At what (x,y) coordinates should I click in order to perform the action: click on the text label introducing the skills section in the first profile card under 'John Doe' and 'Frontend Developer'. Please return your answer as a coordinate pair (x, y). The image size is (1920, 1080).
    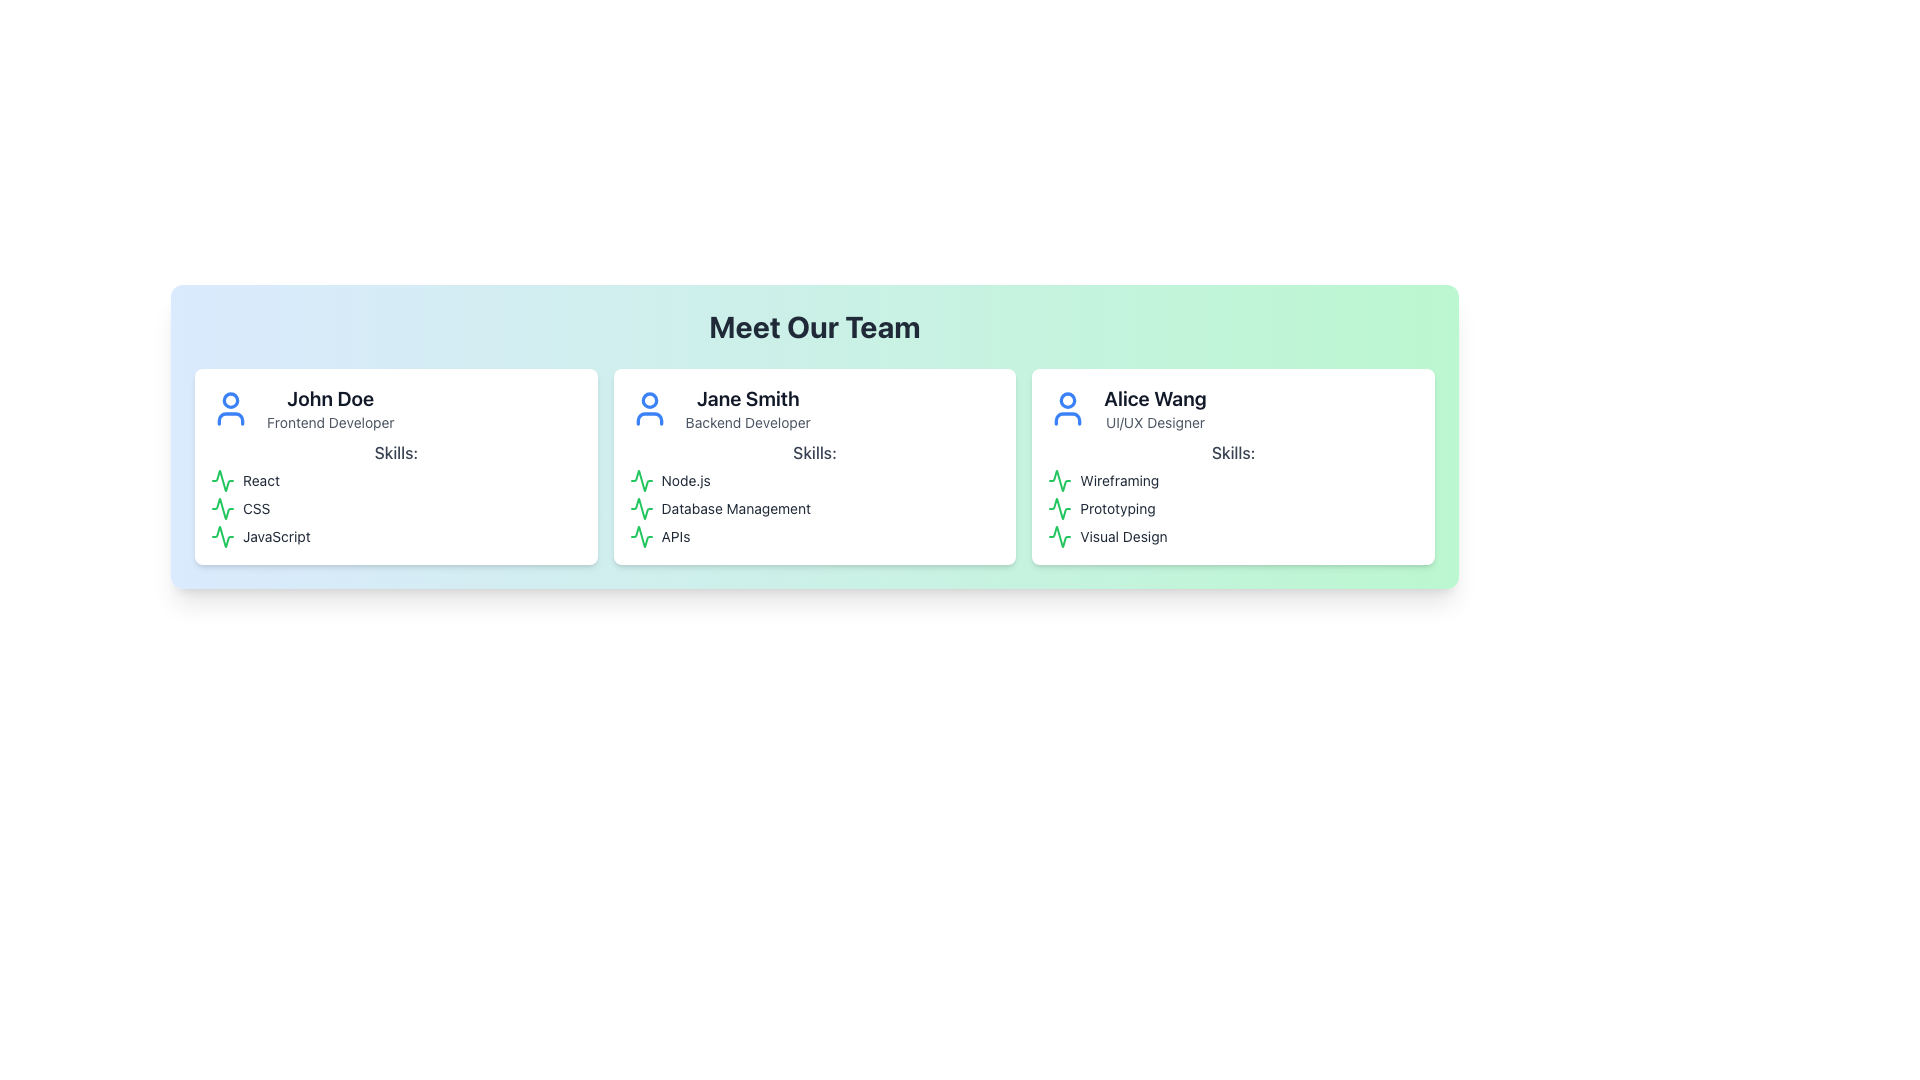
    Looking at the image, I should click on (396, 452).